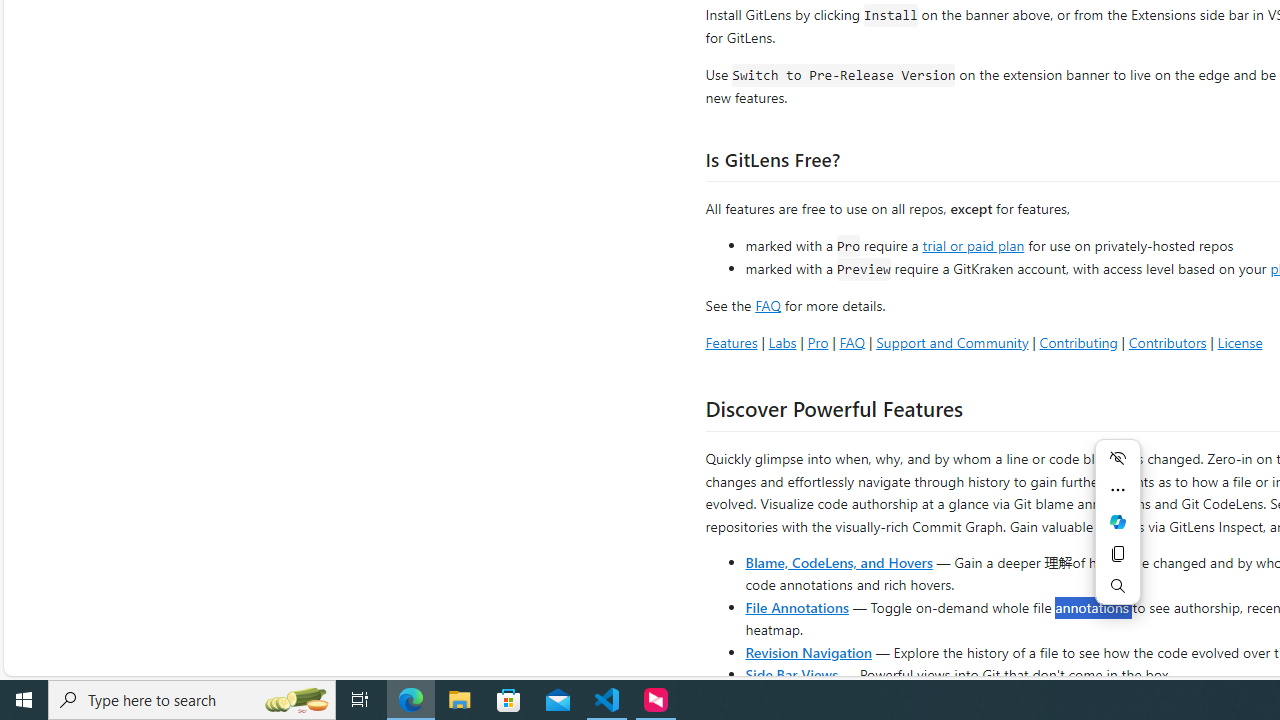  Describe the element at coordinates (730, 341) in the screenshot. I see `'Features'` at that location.